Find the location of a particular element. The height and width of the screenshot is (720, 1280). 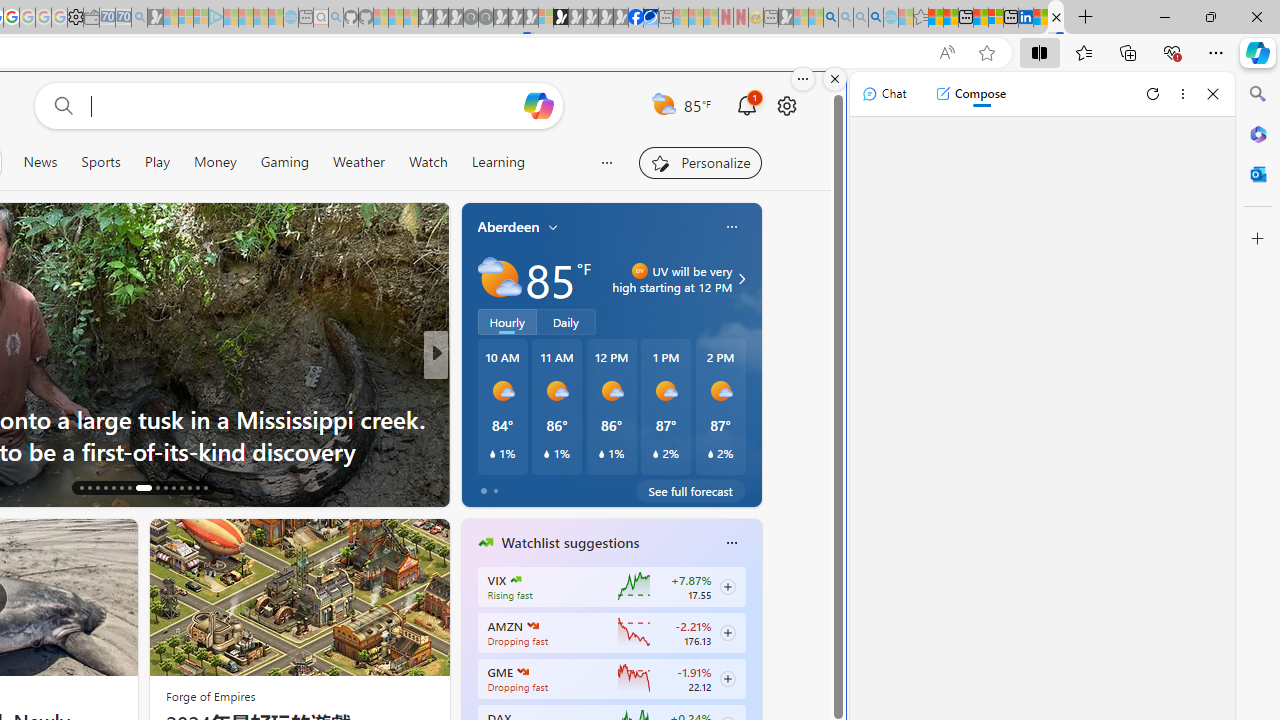

'Weather' is located at coordinates (359, 161).